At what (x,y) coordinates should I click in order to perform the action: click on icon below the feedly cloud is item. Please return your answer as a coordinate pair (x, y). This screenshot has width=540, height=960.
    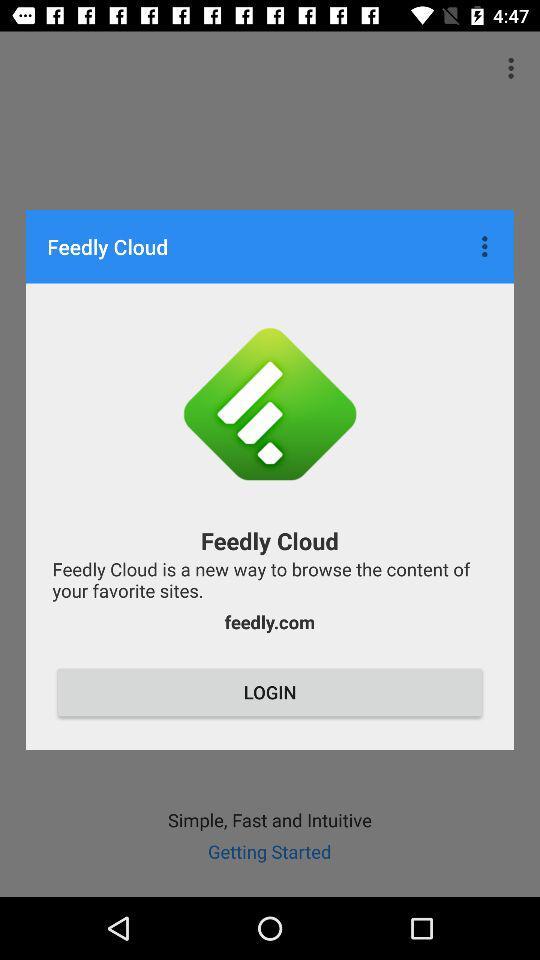
    Looking at the image, I should click on (269, 621).